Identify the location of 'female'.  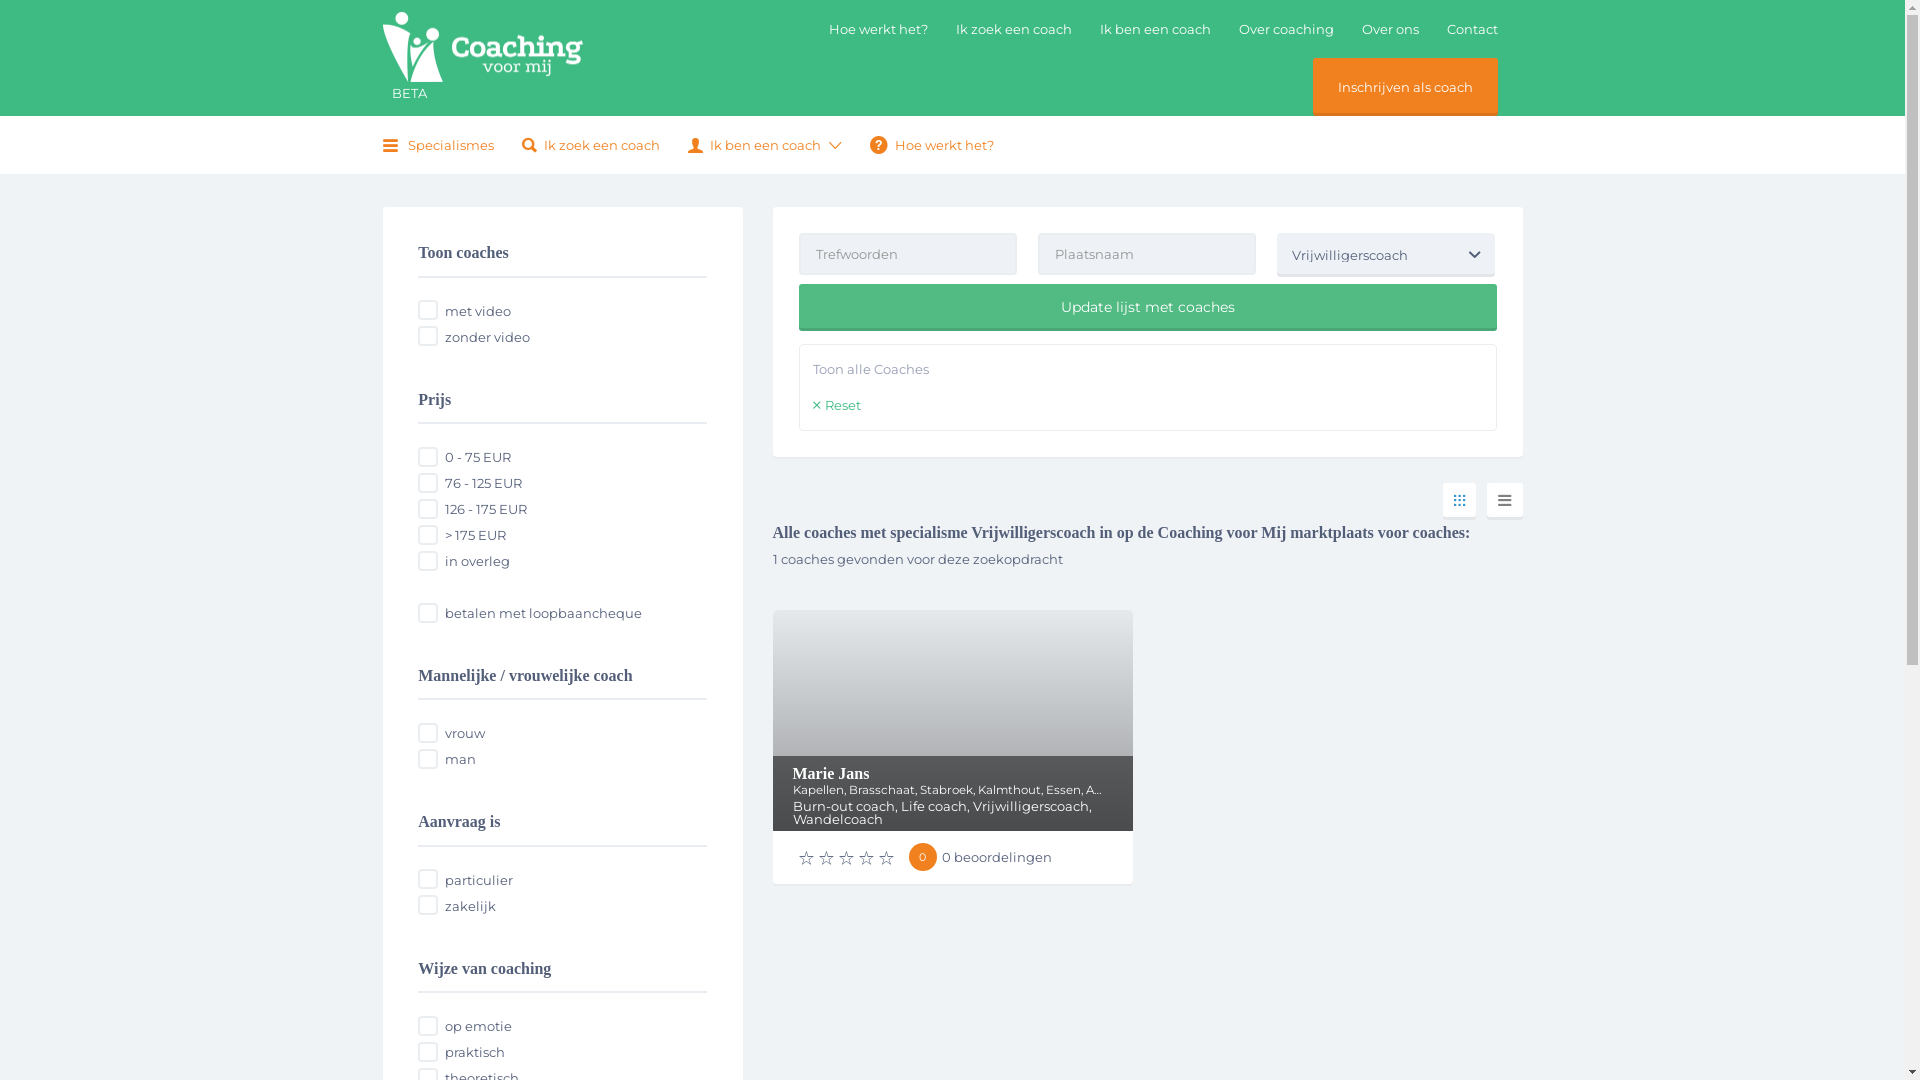
(426, 732).